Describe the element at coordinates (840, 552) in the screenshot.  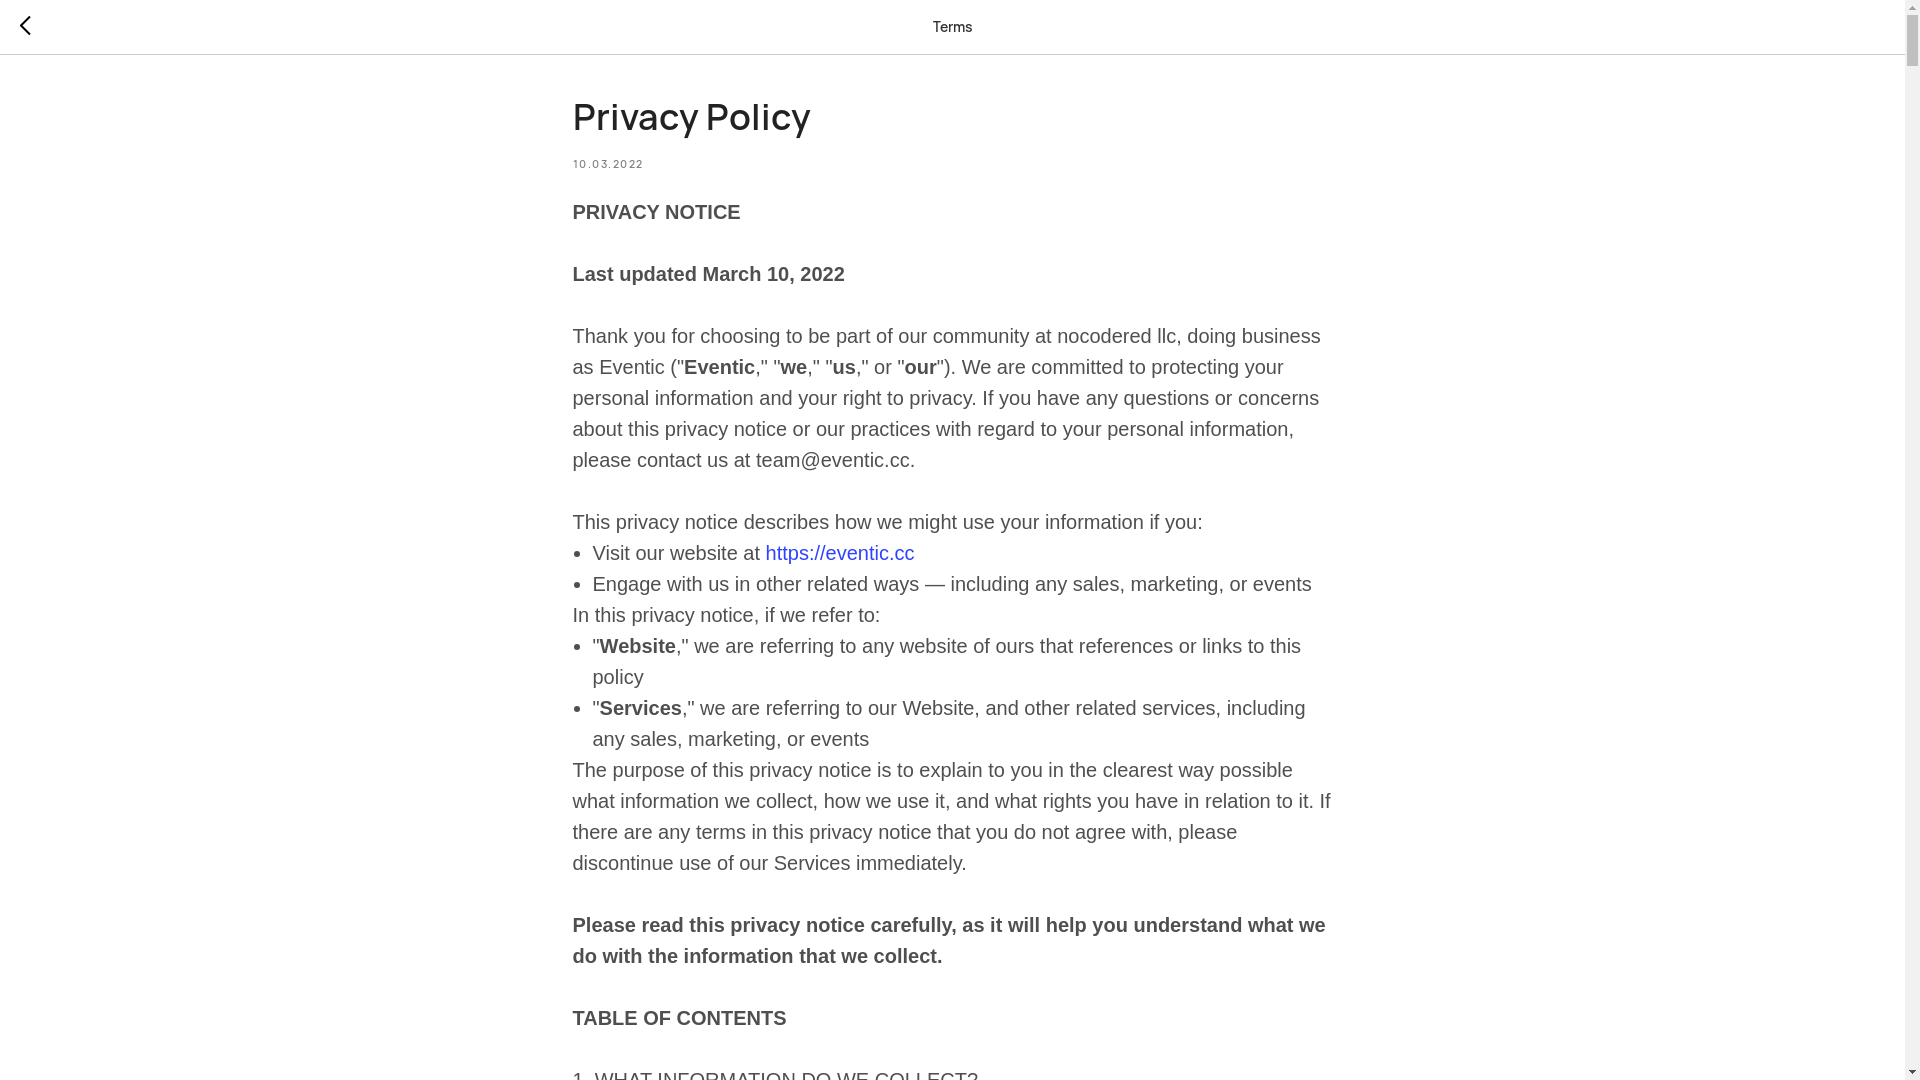
I see `'https://eventic.cc'` at that location.